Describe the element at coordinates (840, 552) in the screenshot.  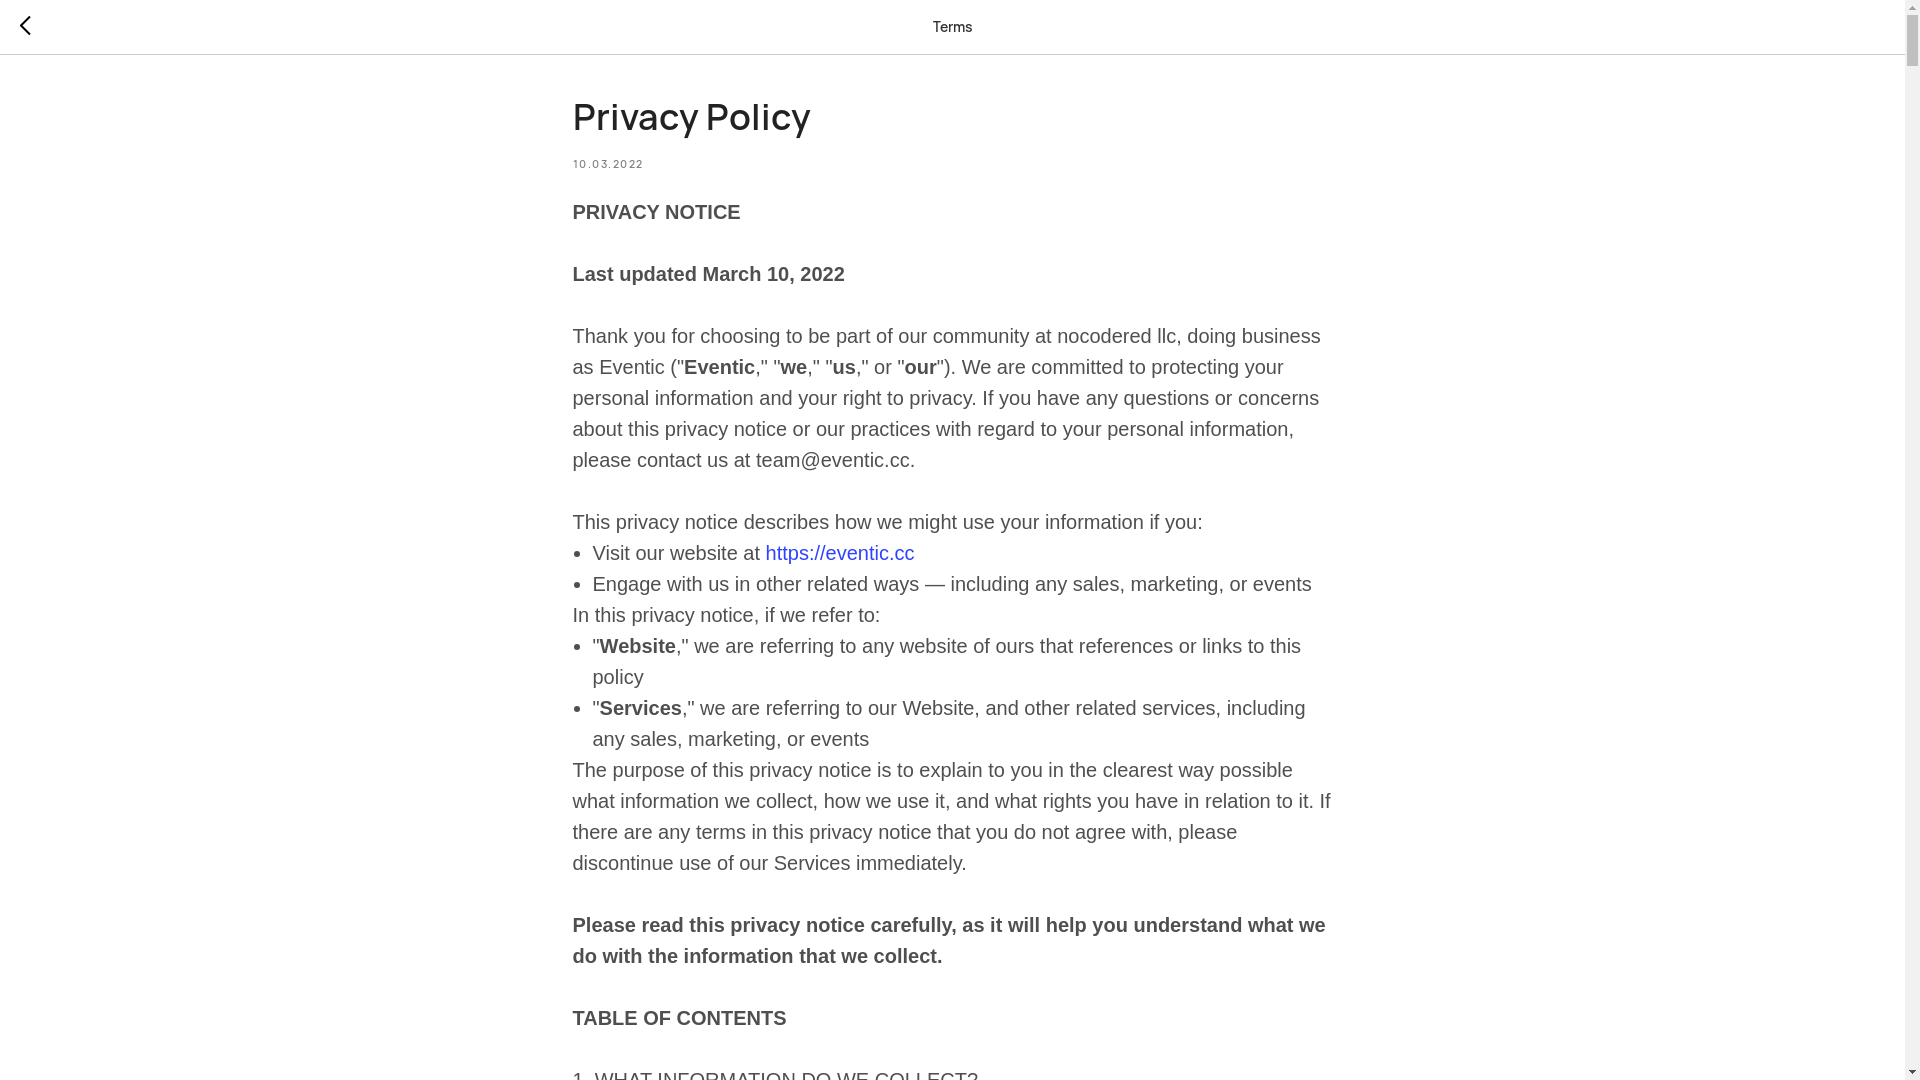
I see `'https://eventic.cc'` at that location.